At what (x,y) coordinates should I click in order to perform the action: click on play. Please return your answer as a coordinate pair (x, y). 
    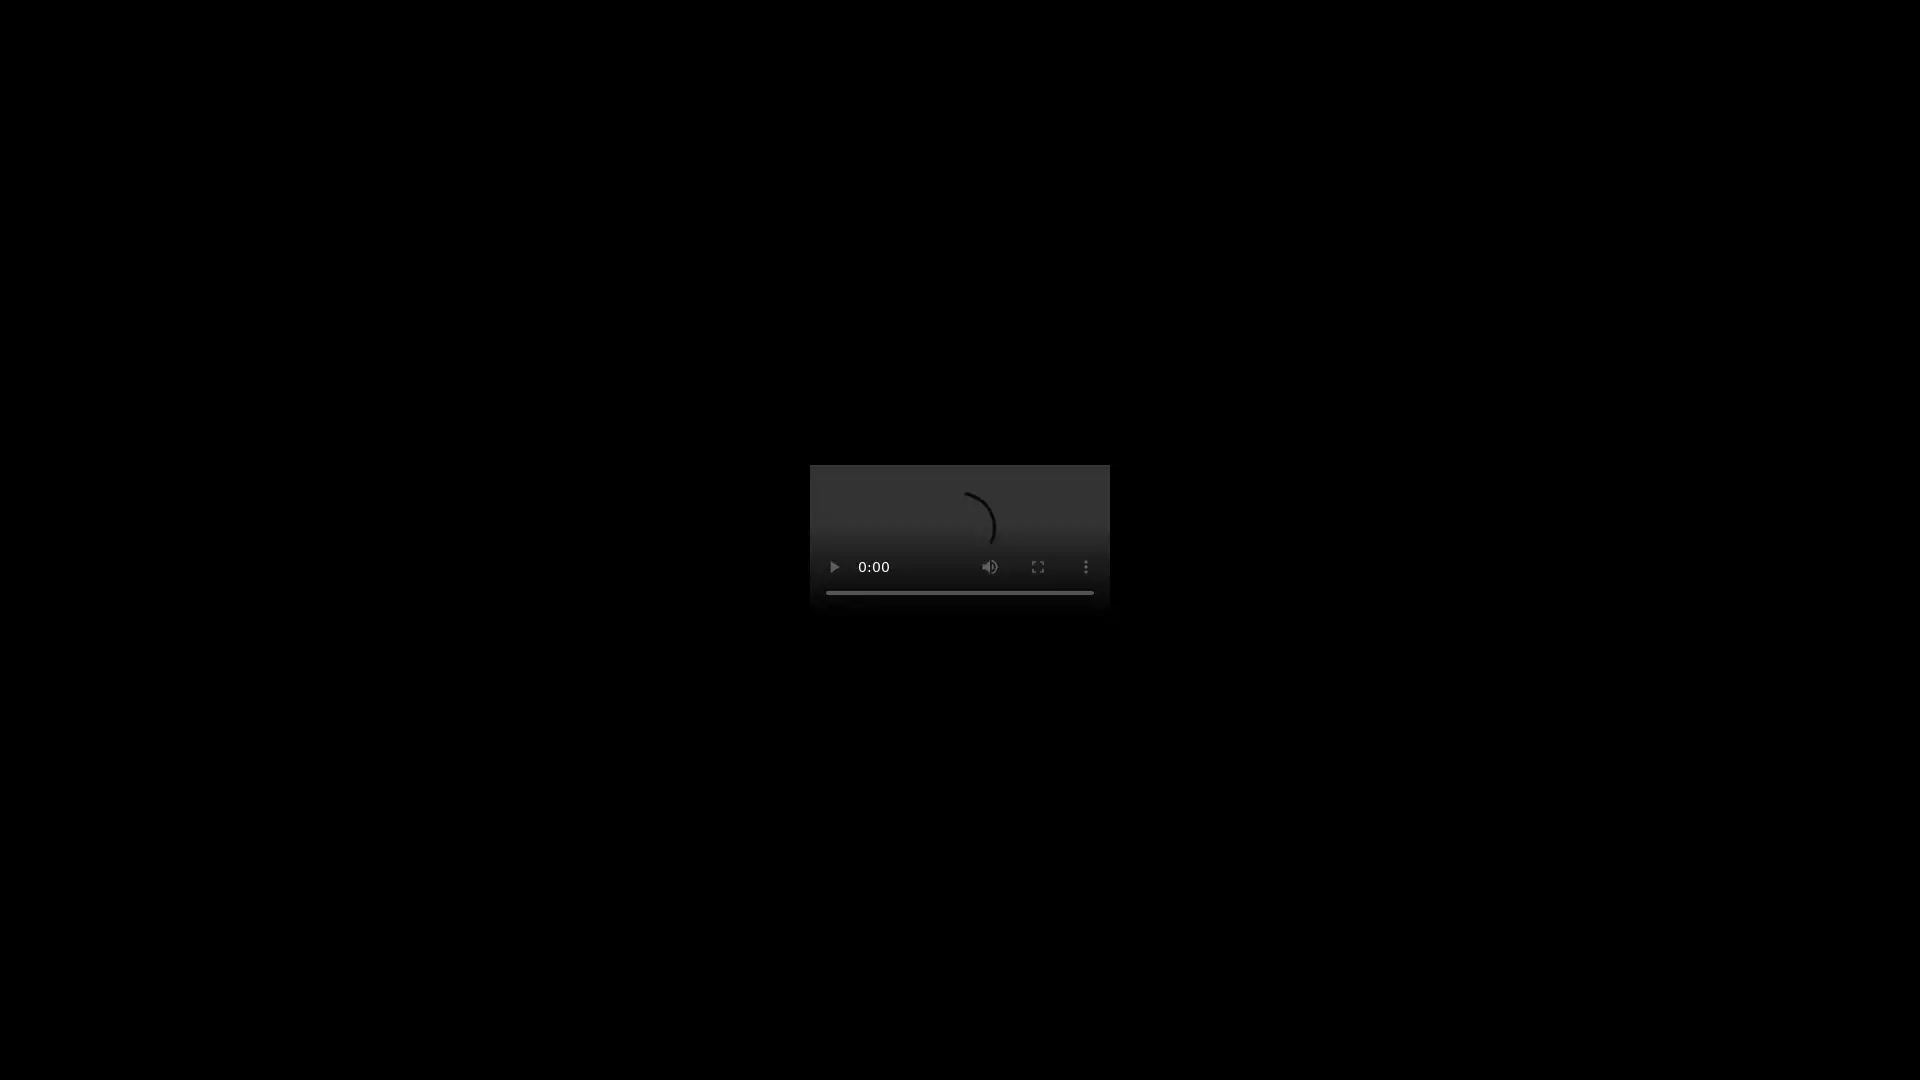
    Looking at the image, I should click on (834, 567).